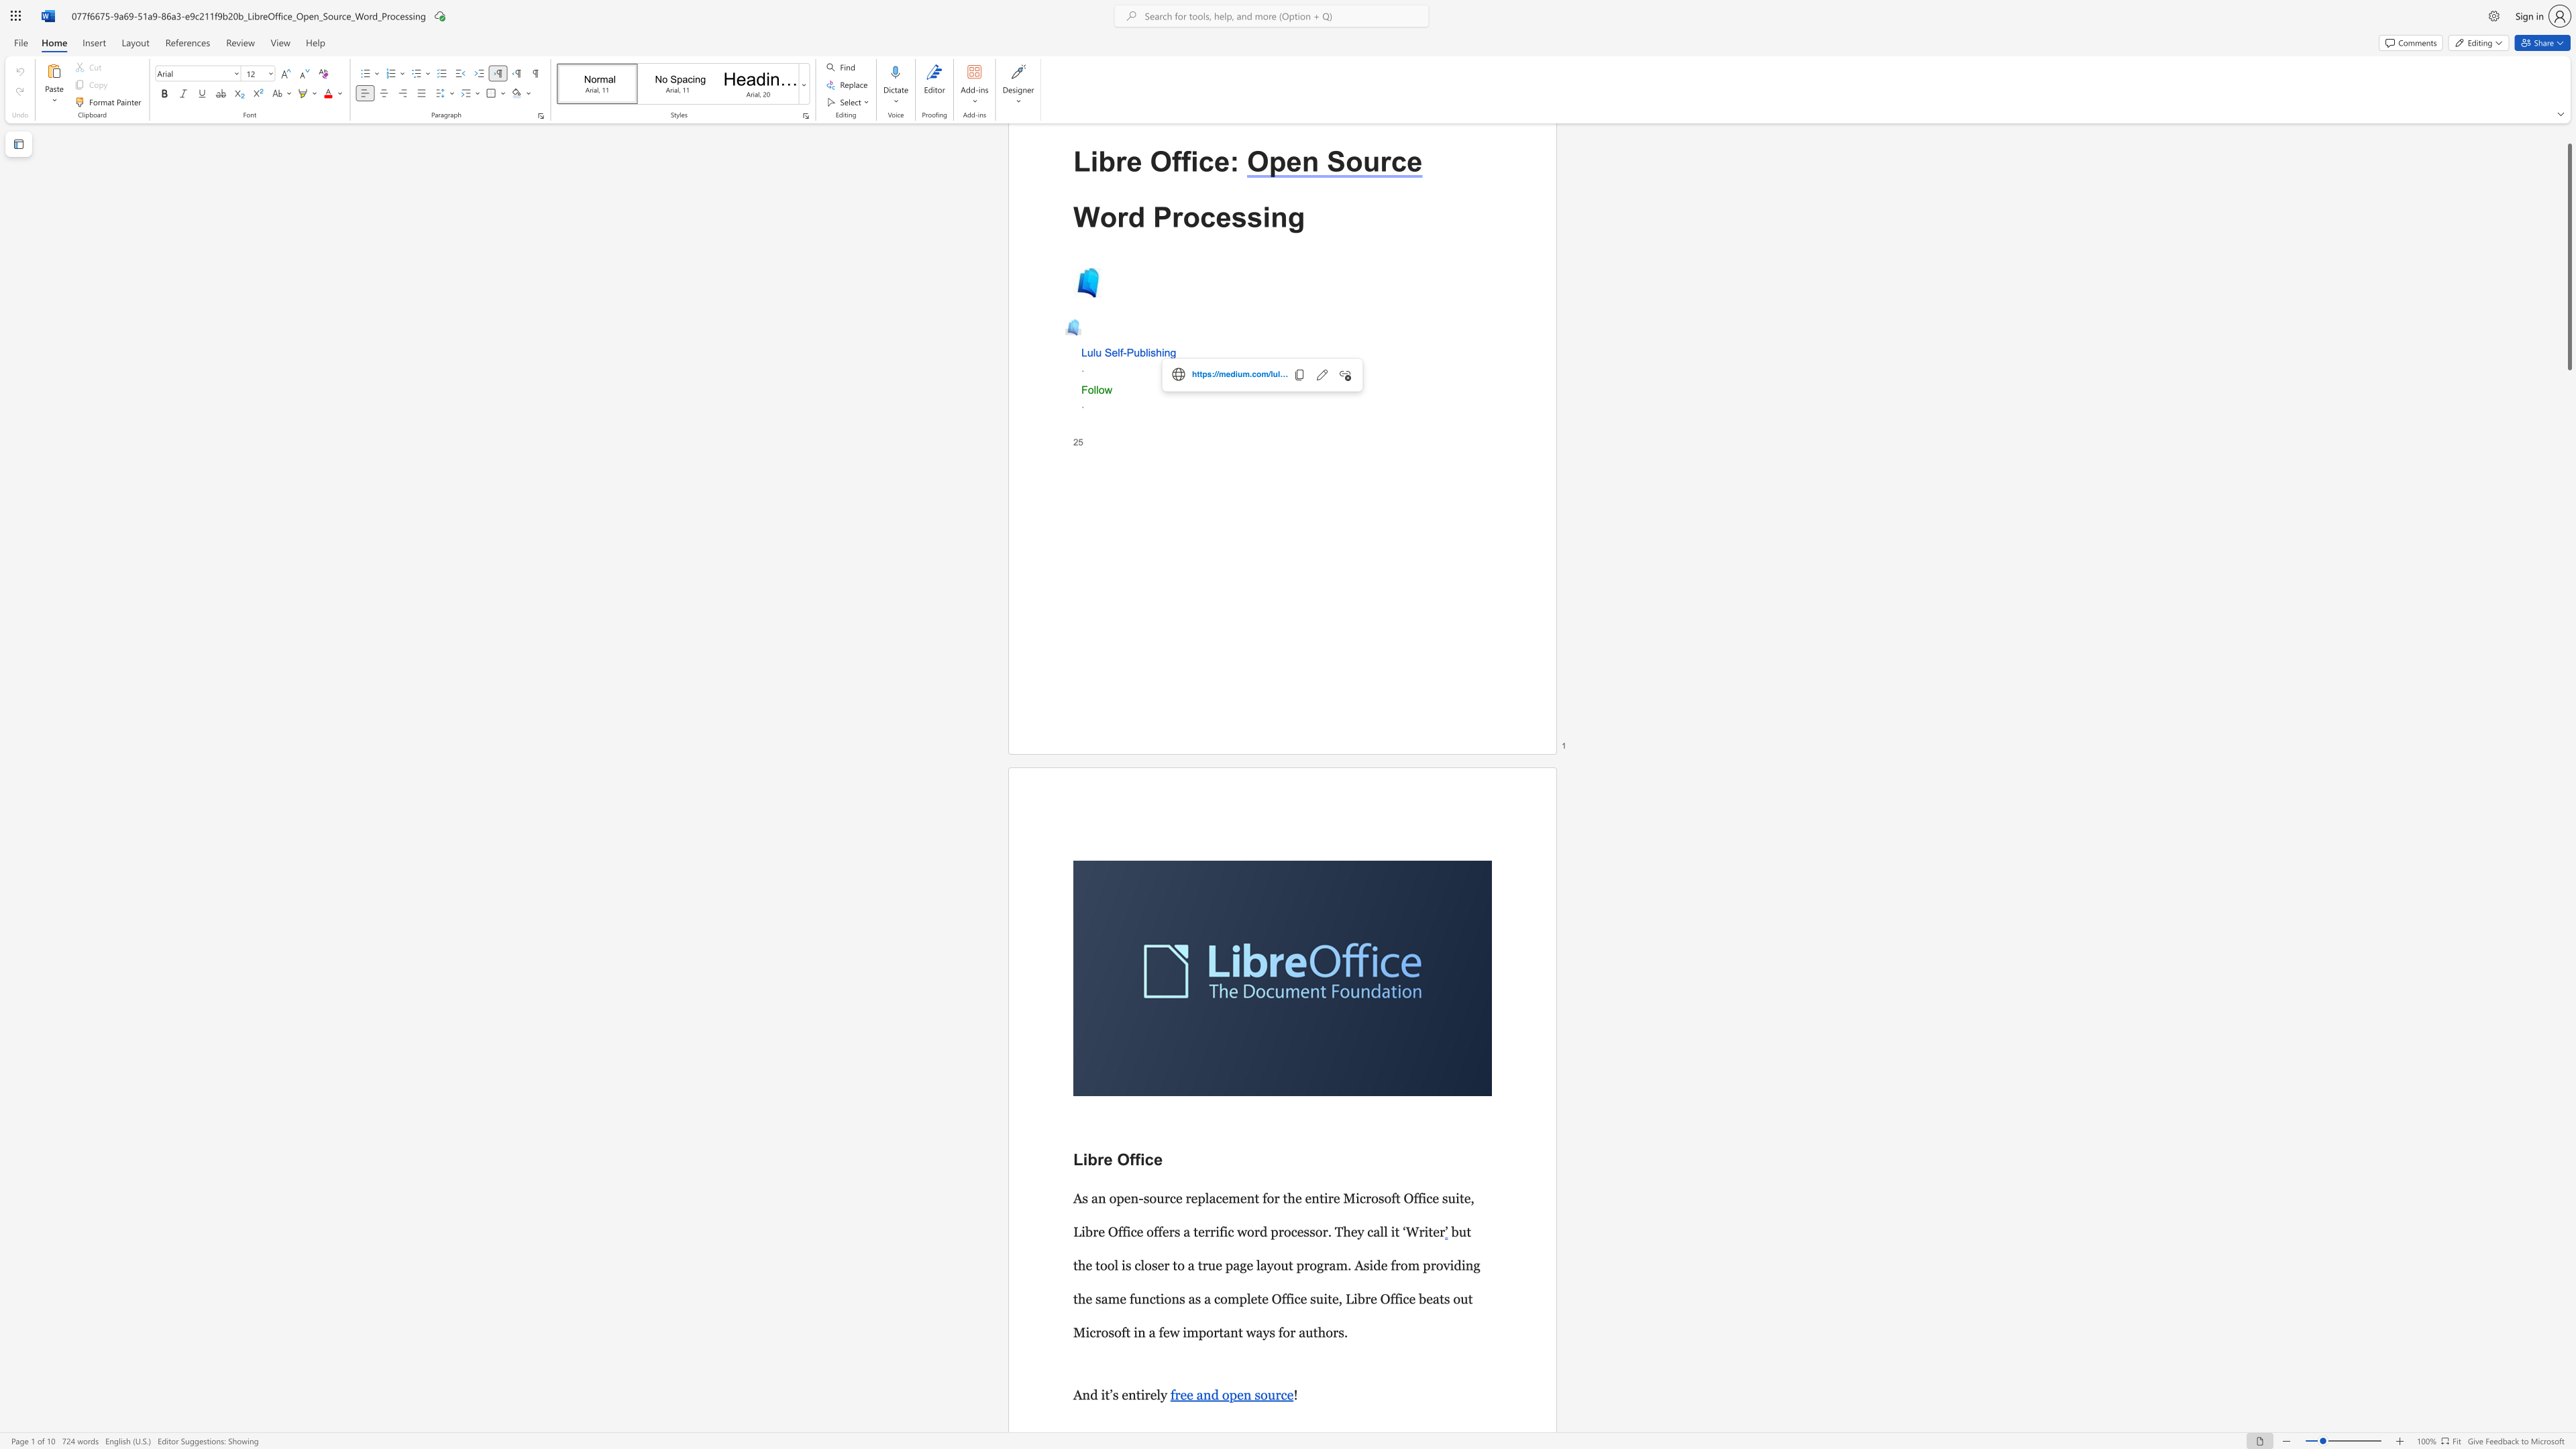 This screenshot has width=2576, height=1449. I want to click on the 1th character "n" in the text, so click(1132, 1395).